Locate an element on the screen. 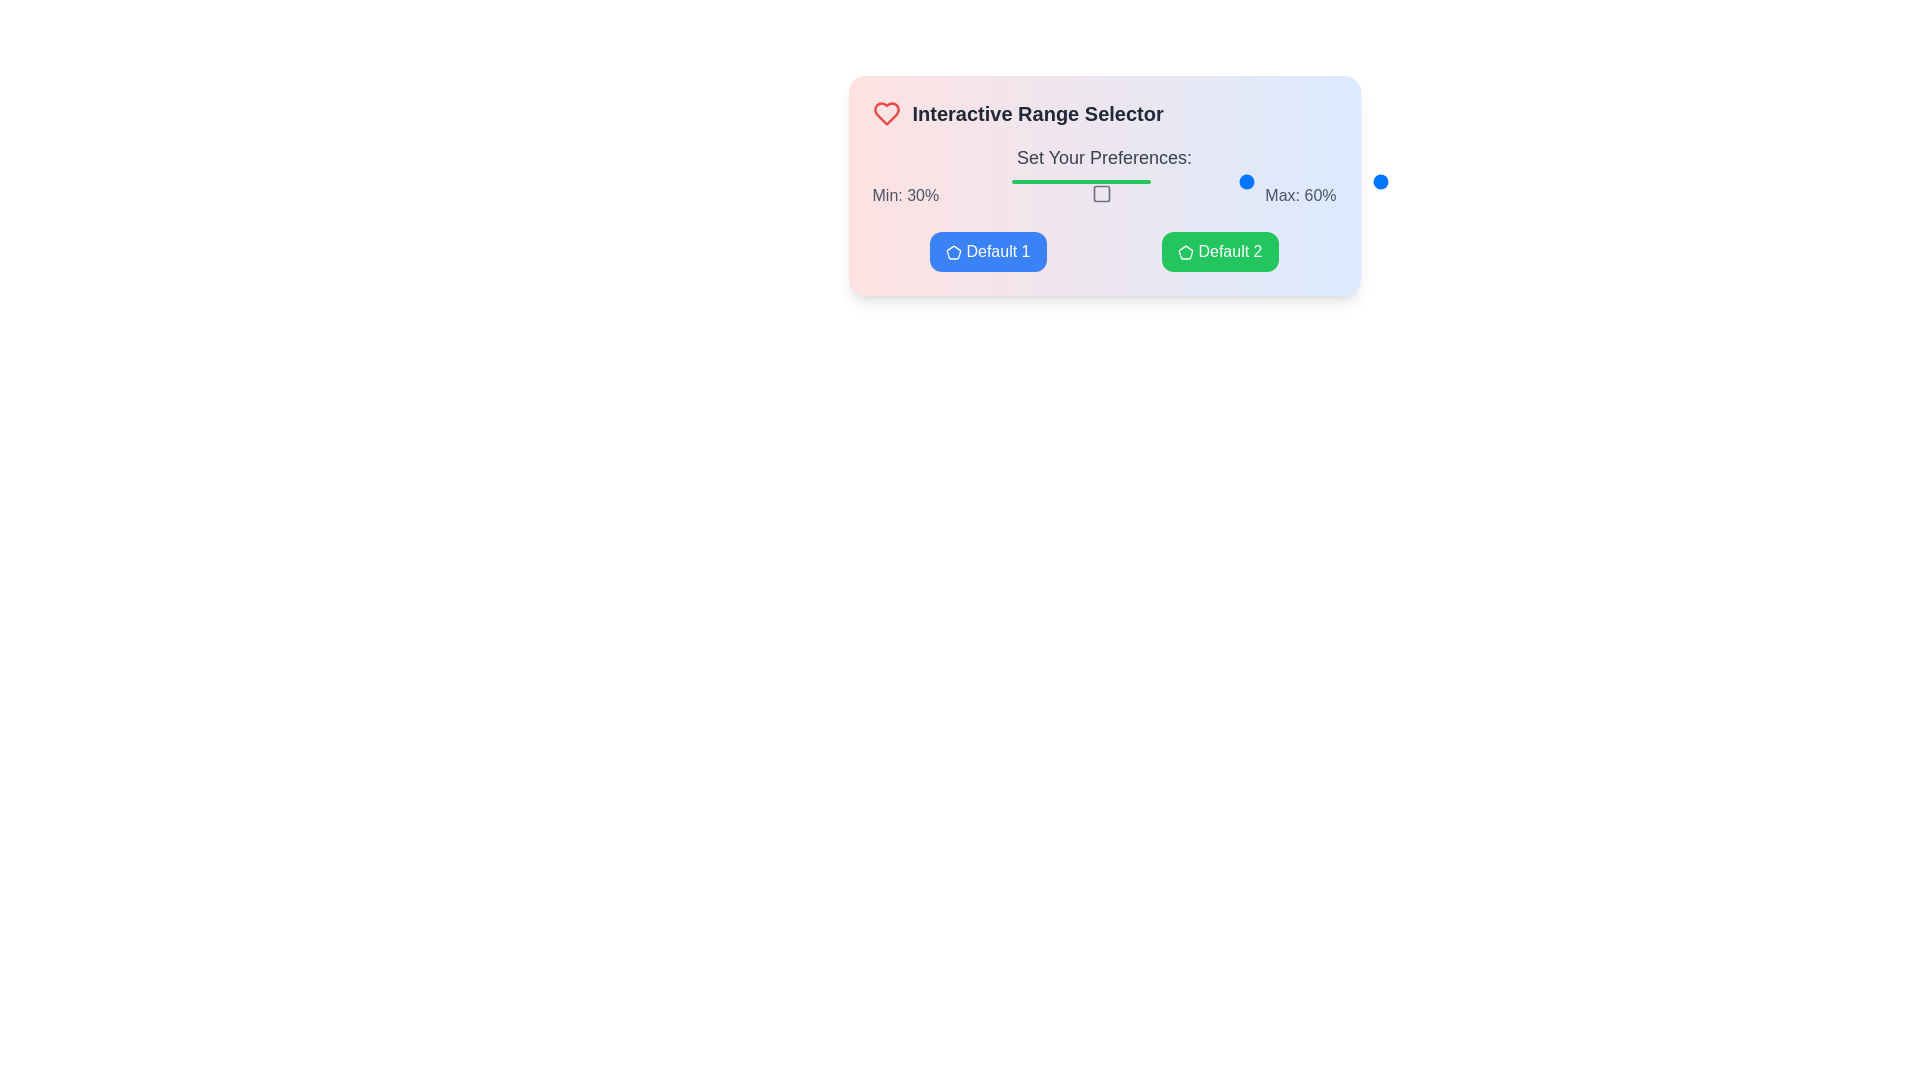  the decorative checkbox element located below the 'Set Your Preferences:' text and above the green horizontal line is located at coordinates (1101, 193).